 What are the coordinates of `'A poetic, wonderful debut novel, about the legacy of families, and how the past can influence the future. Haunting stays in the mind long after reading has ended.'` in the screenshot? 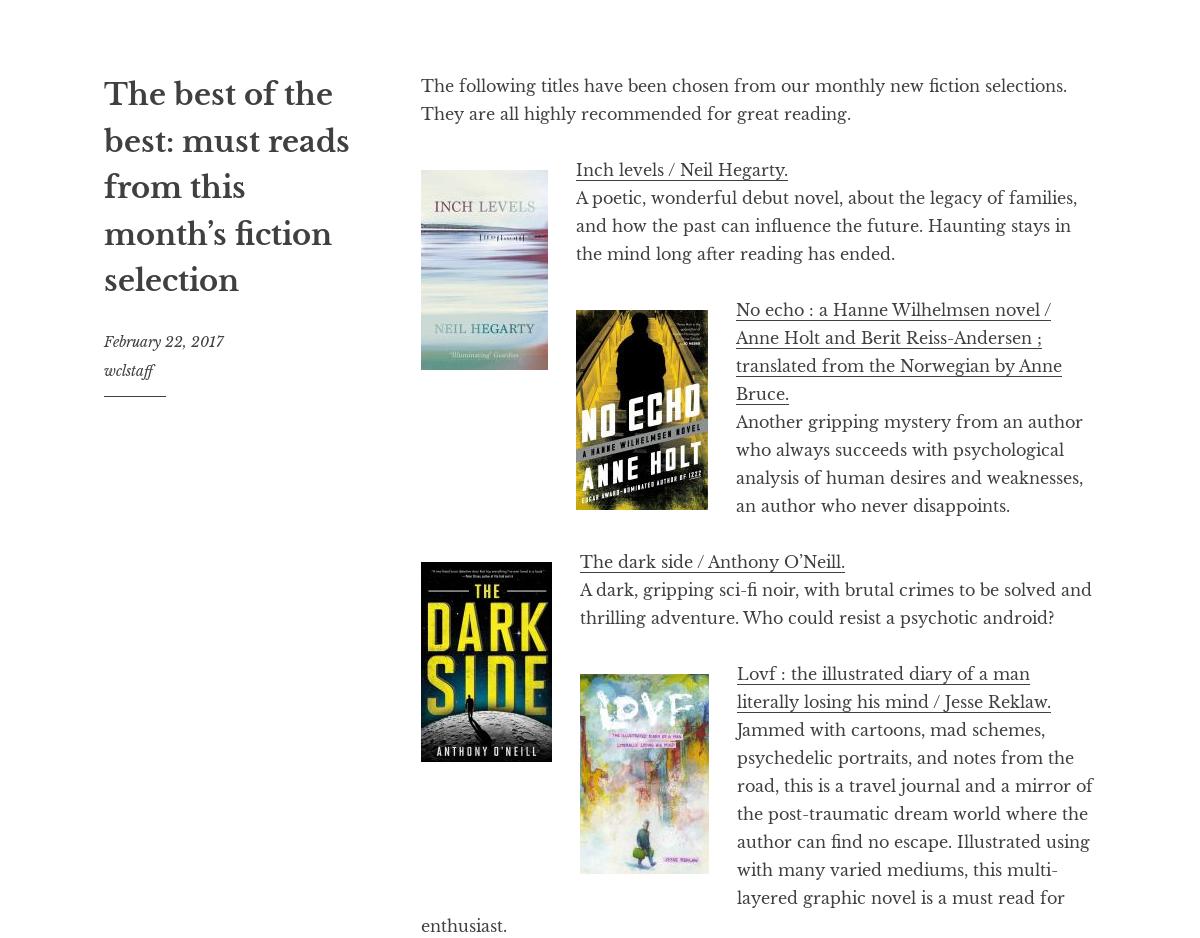 It's located at (825, 225).